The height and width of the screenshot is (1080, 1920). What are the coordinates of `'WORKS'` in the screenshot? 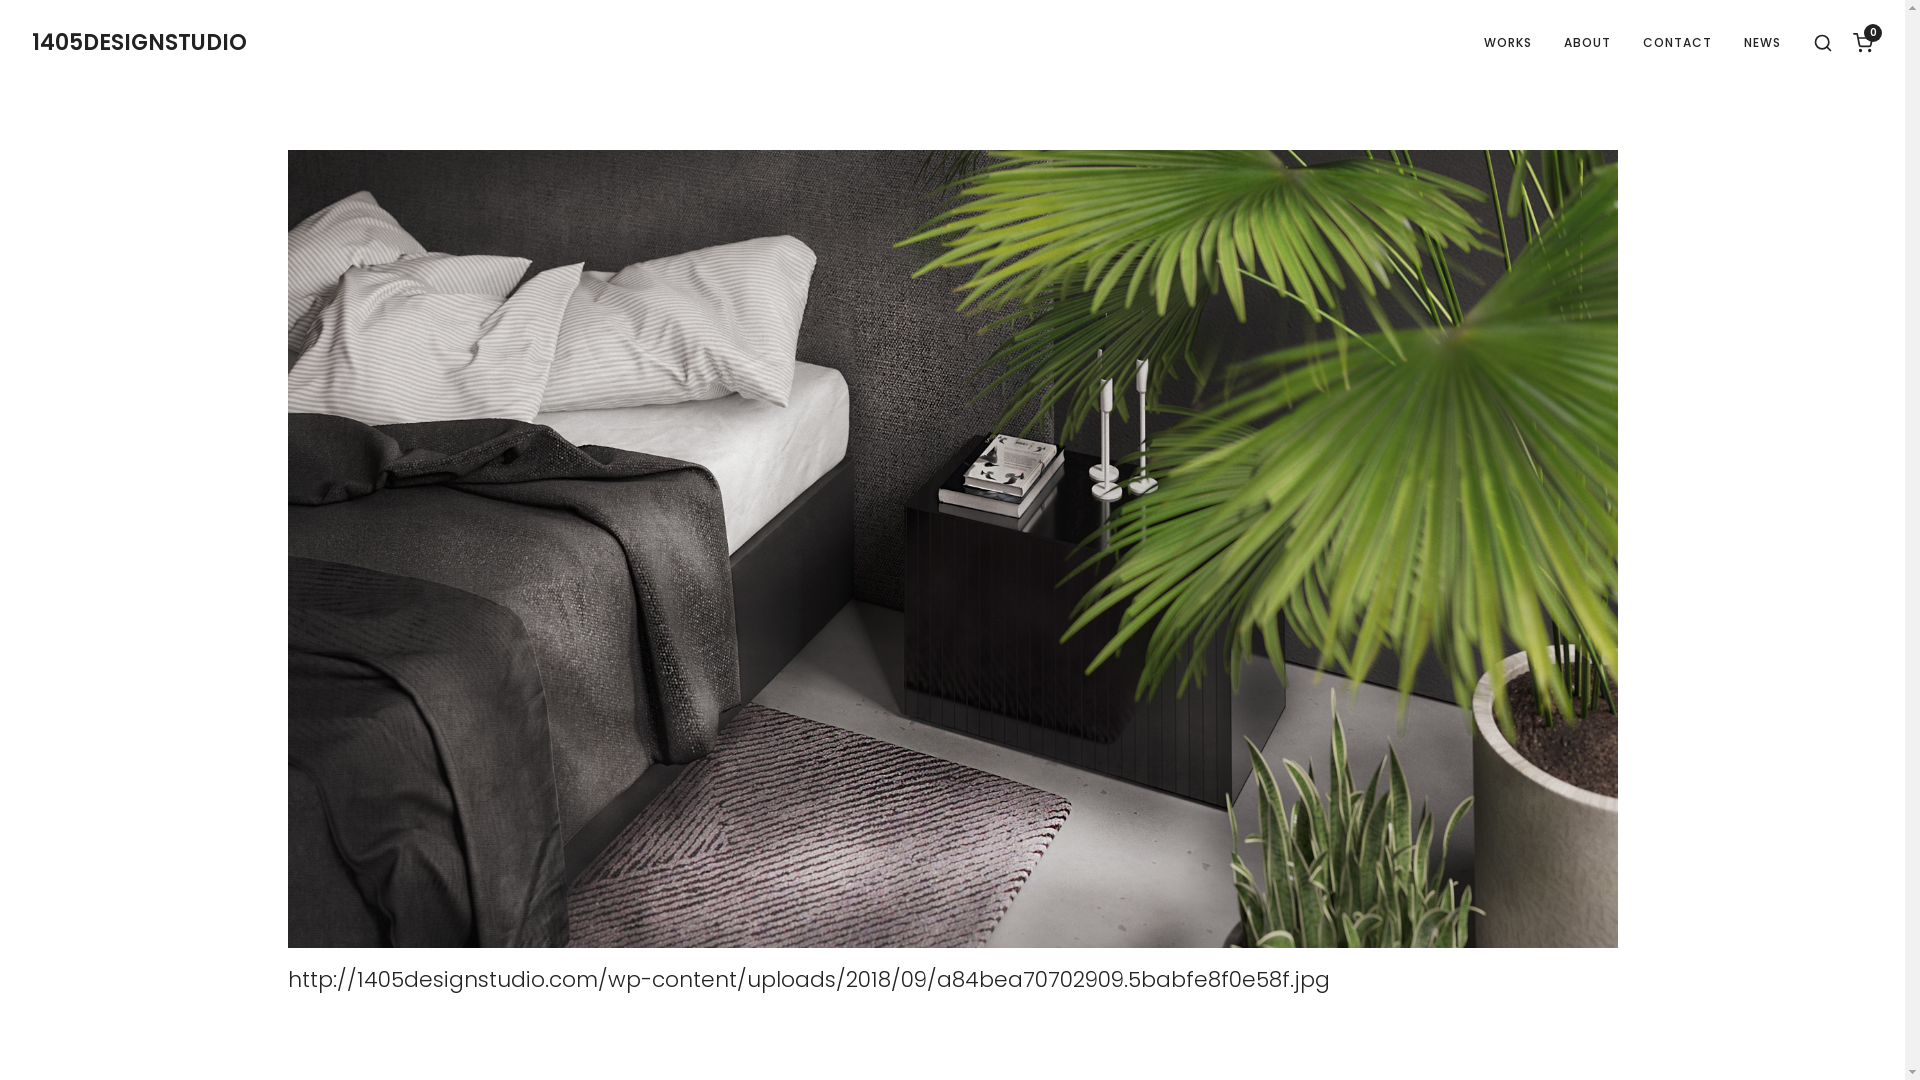 It's located at (1507, 42).